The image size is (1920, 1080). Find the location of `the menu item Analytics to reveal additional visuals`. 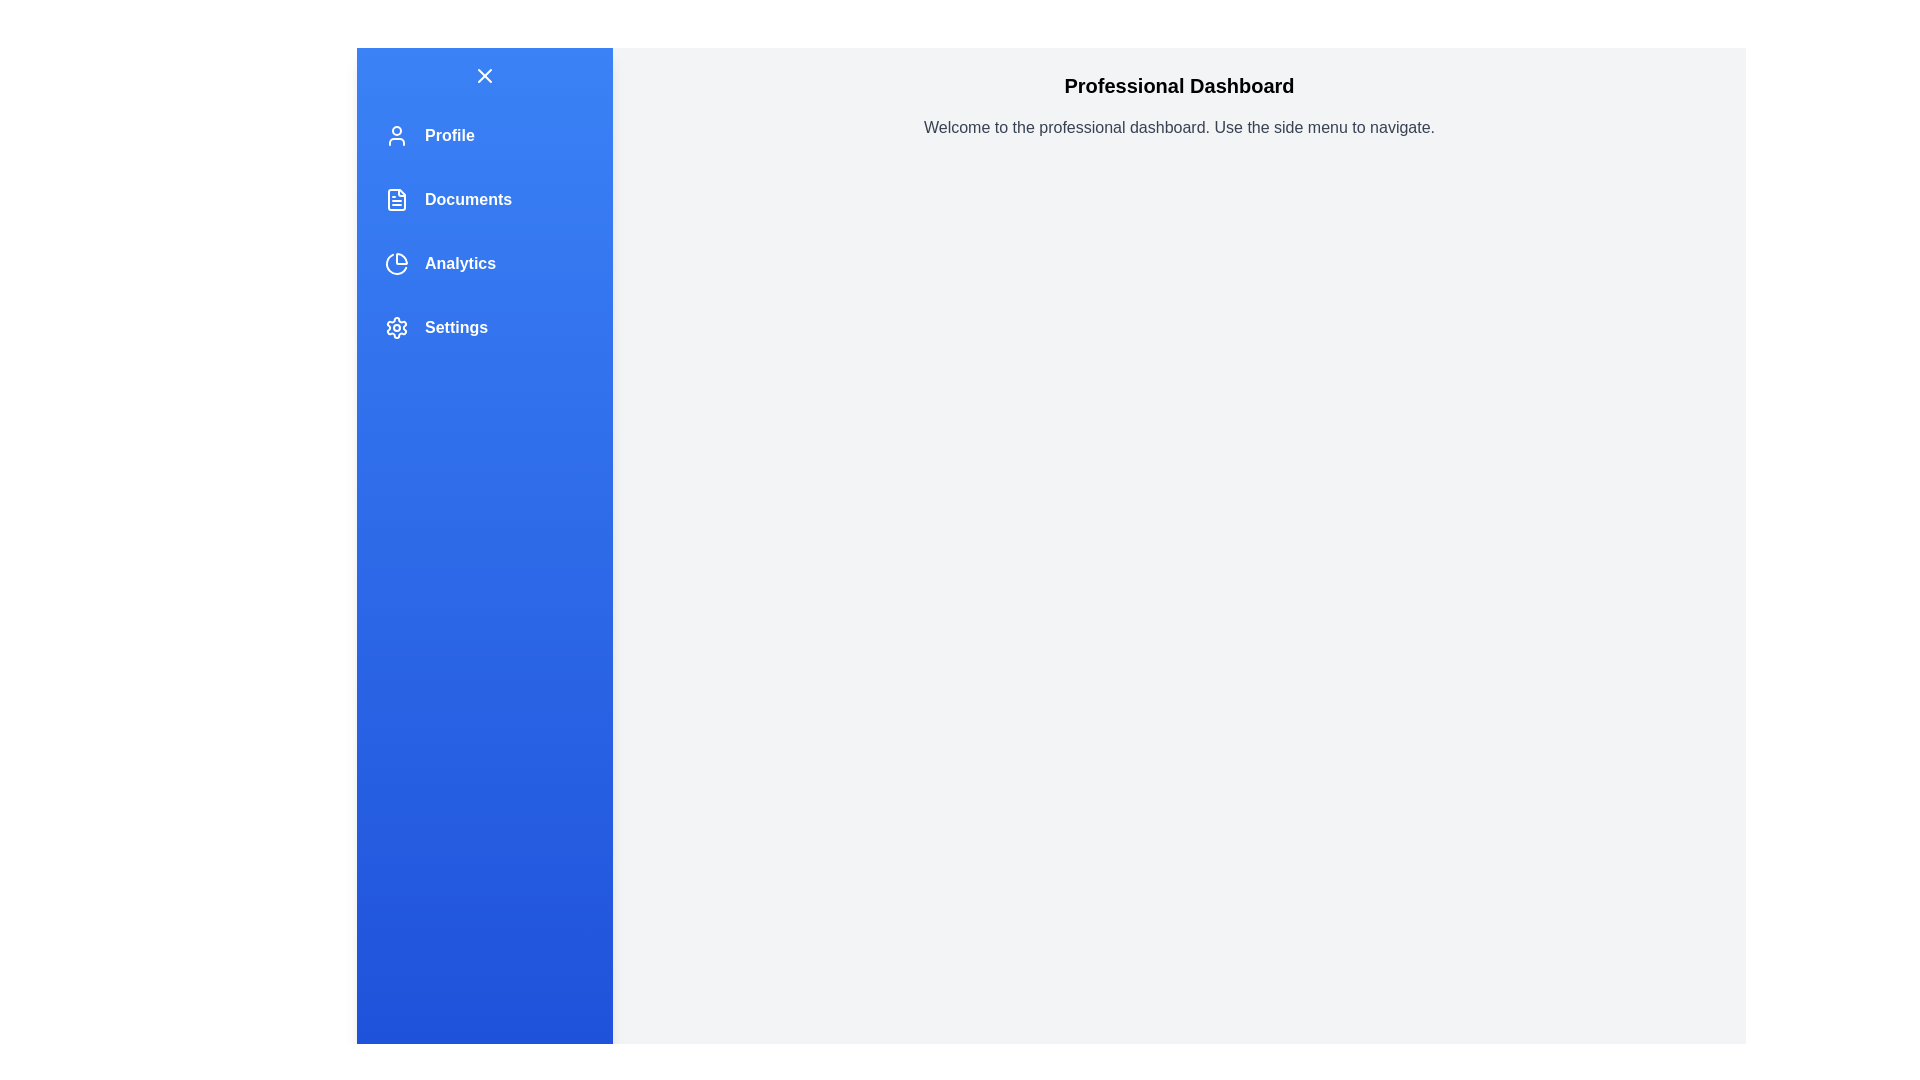

the menu item Analytics to reveal additional visuals is located at coordinates (484, 262).